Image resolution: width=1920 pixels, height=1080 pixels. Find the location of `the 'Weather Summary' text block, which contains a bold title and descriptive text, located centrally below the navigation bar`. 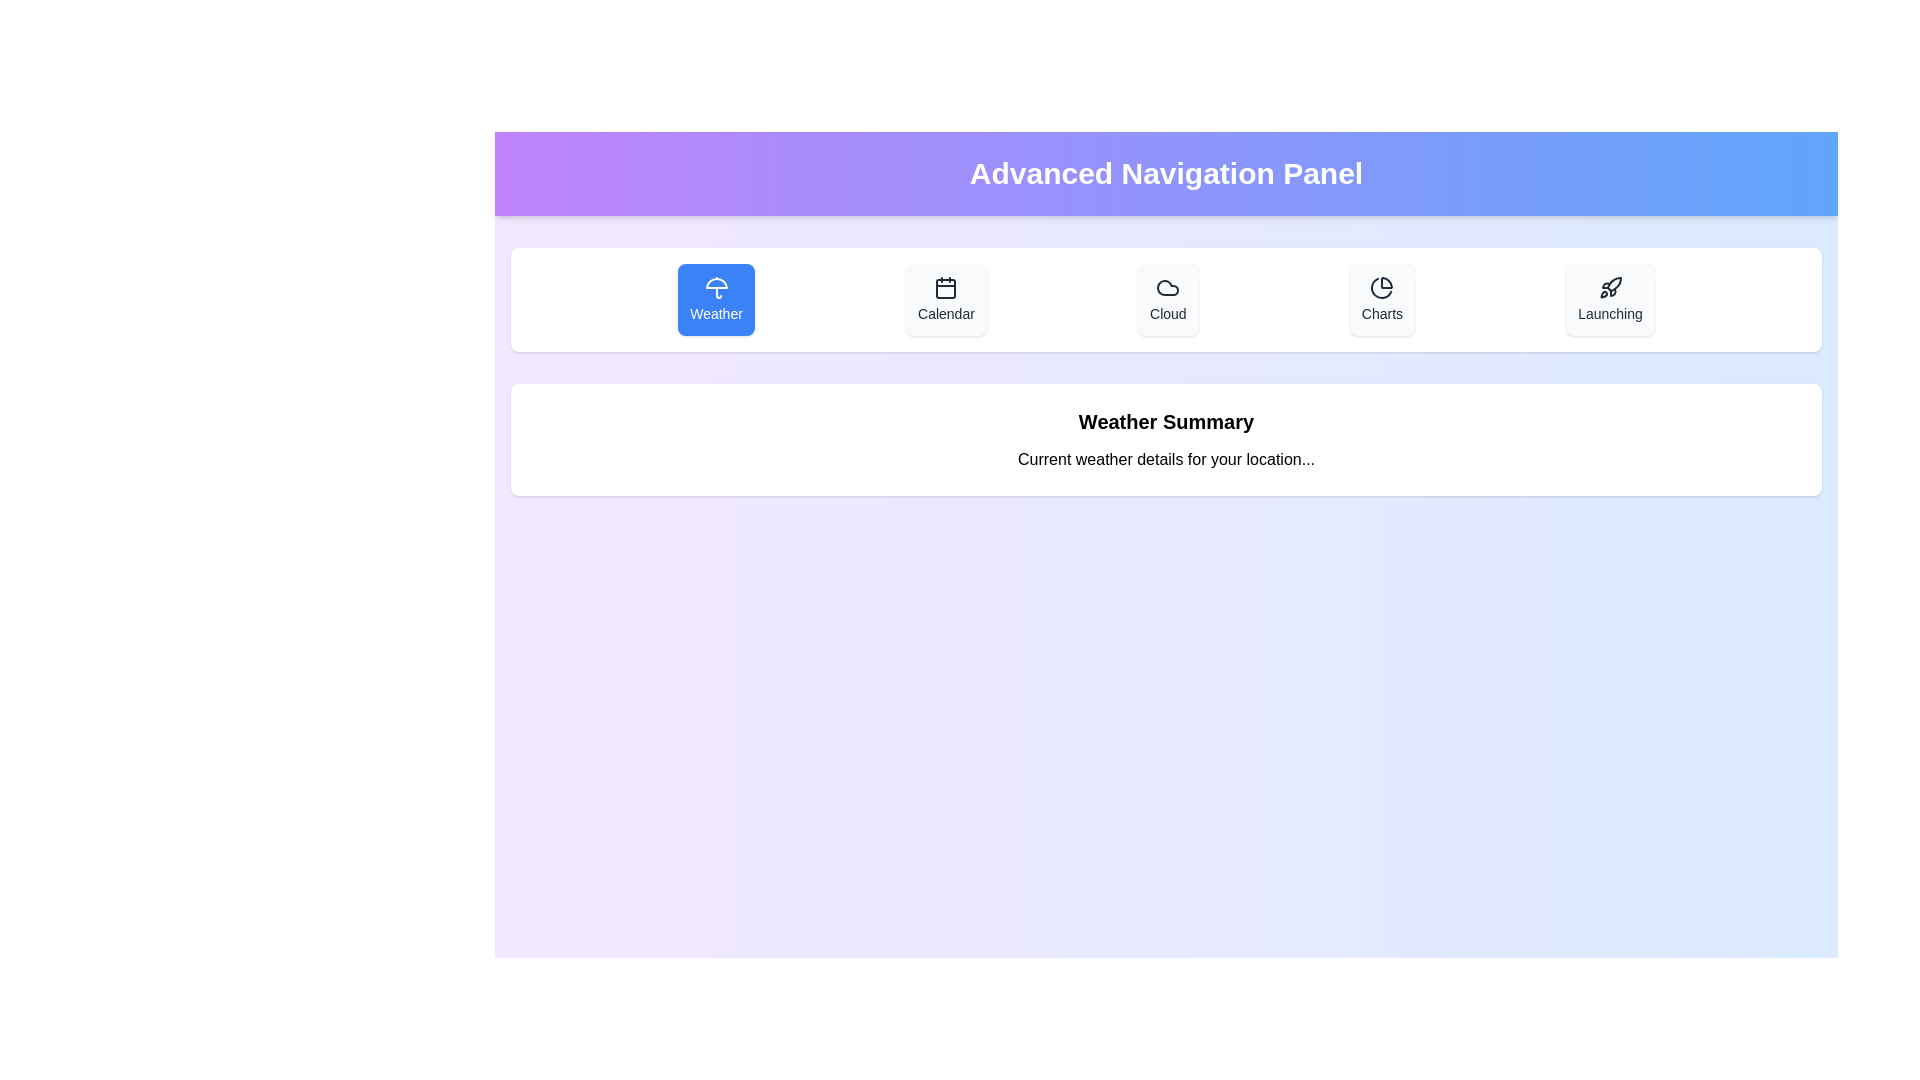

the 'Weather Summary' text block, which contains a bold title and descriptive text, located centrally below the navigation bar is located at coordinates (1166, 438).